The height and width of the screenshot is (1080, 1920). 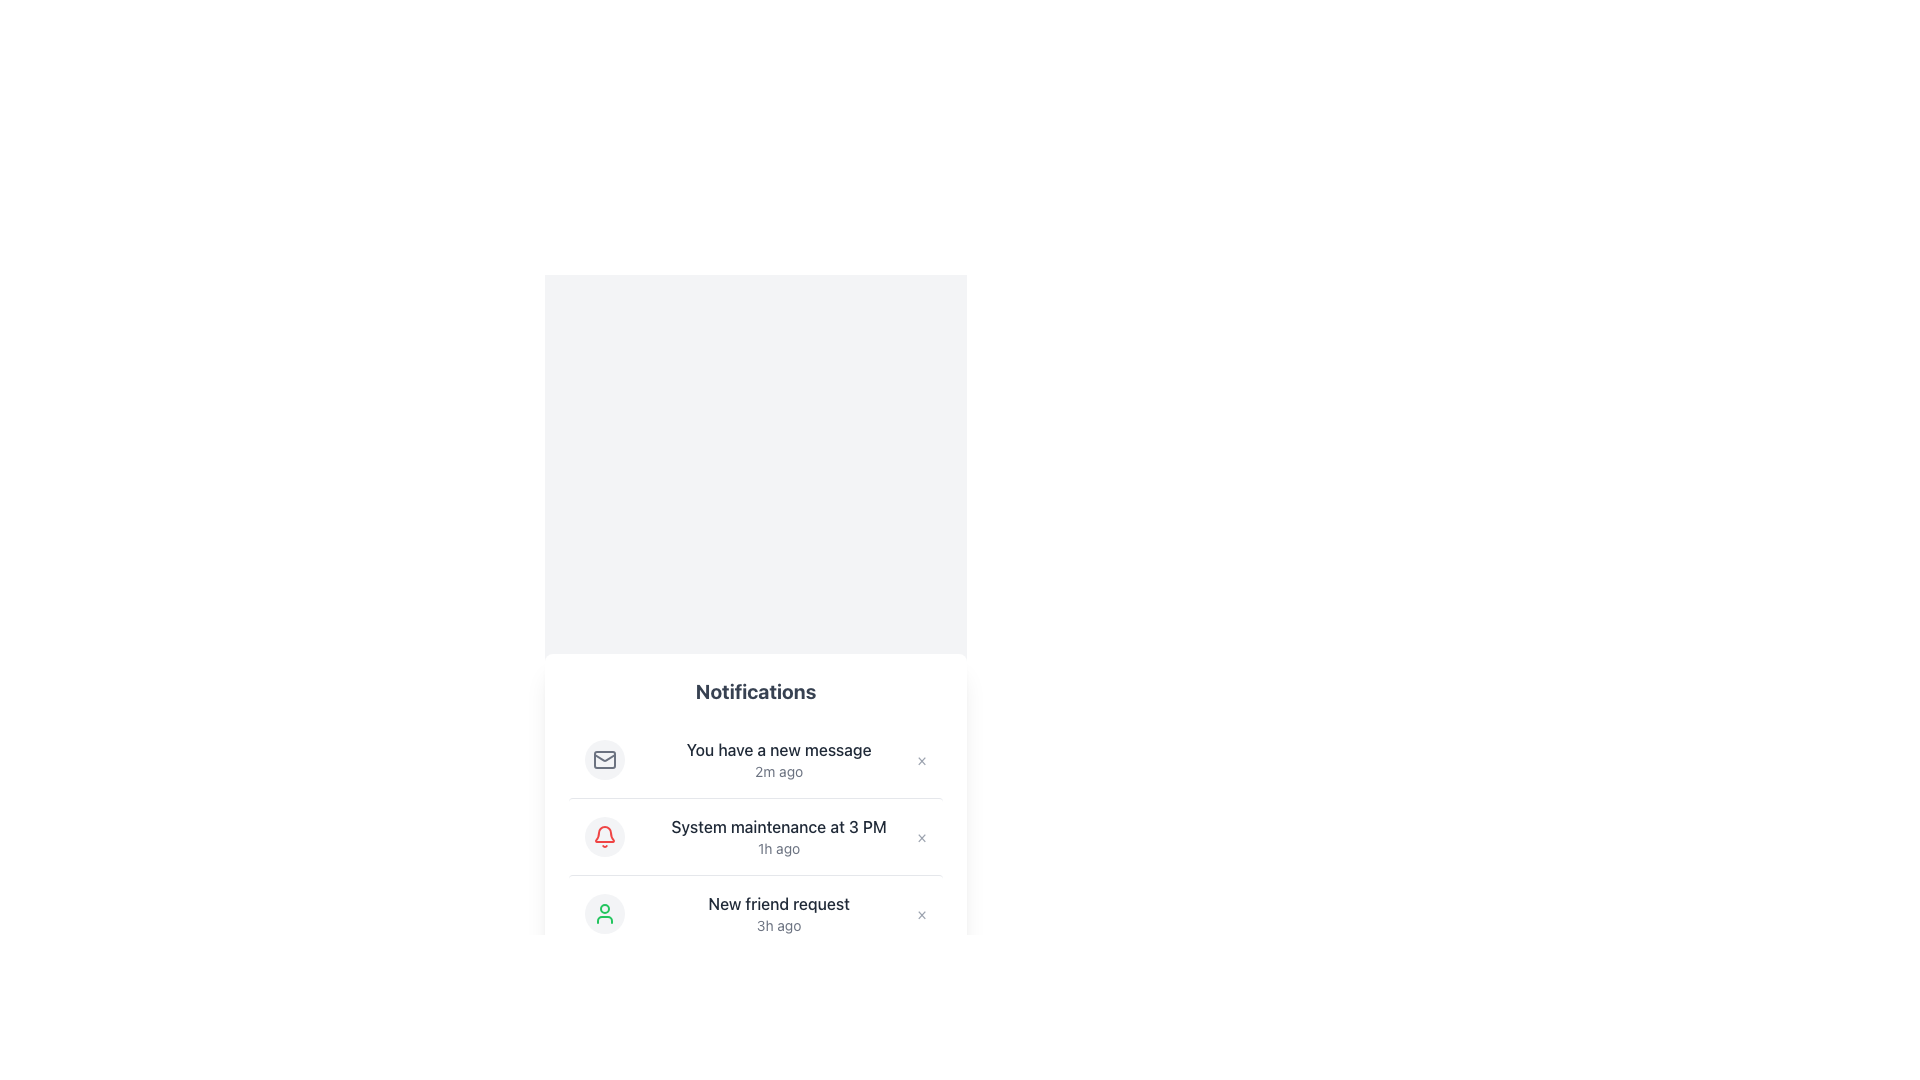 I want to click on the dismiss button located in the top-right corner of the 'System maintenance at 3 PM' notification entry, so click(x=920, y=837).